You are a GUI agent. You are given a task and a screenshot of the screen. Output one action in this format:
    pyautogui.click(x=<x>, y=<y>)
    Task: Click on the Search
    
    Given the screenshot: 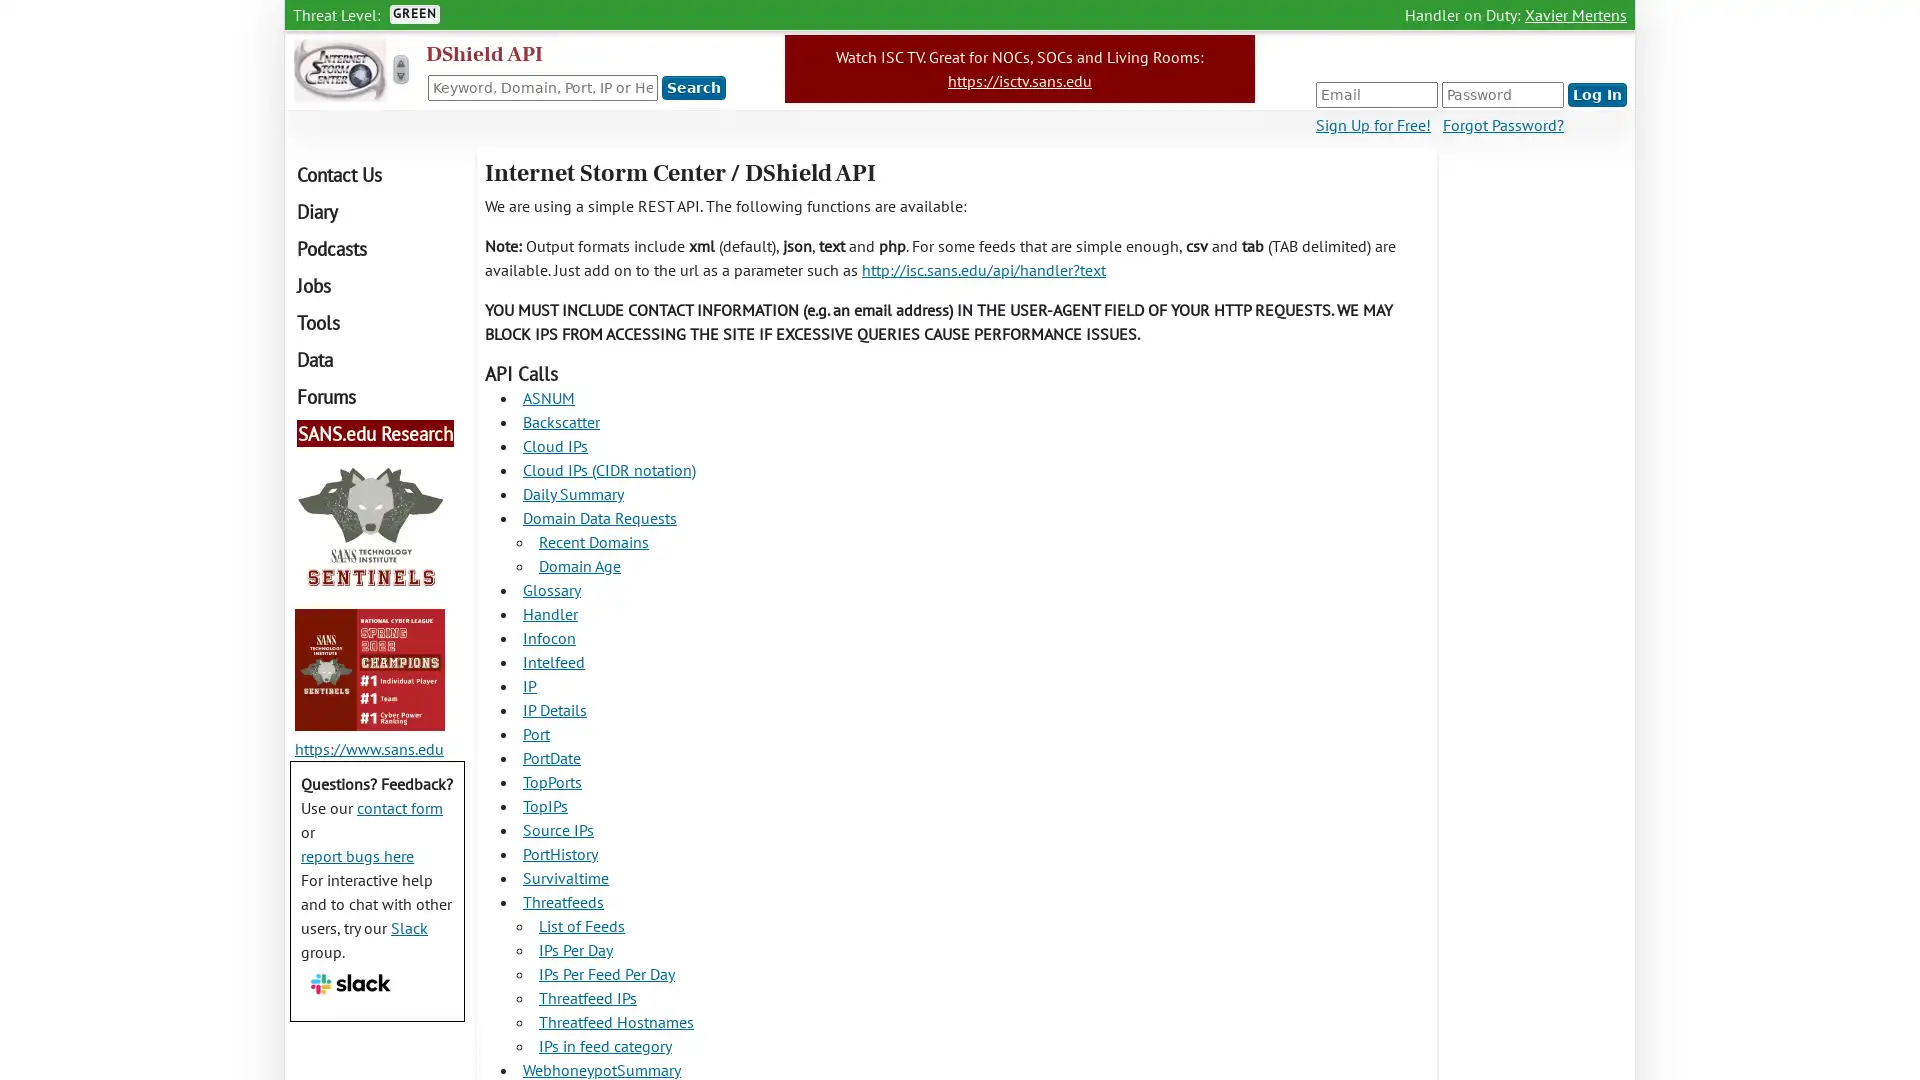 What is the action you would take?
    pyautogui.click(x=694, y=87)
    